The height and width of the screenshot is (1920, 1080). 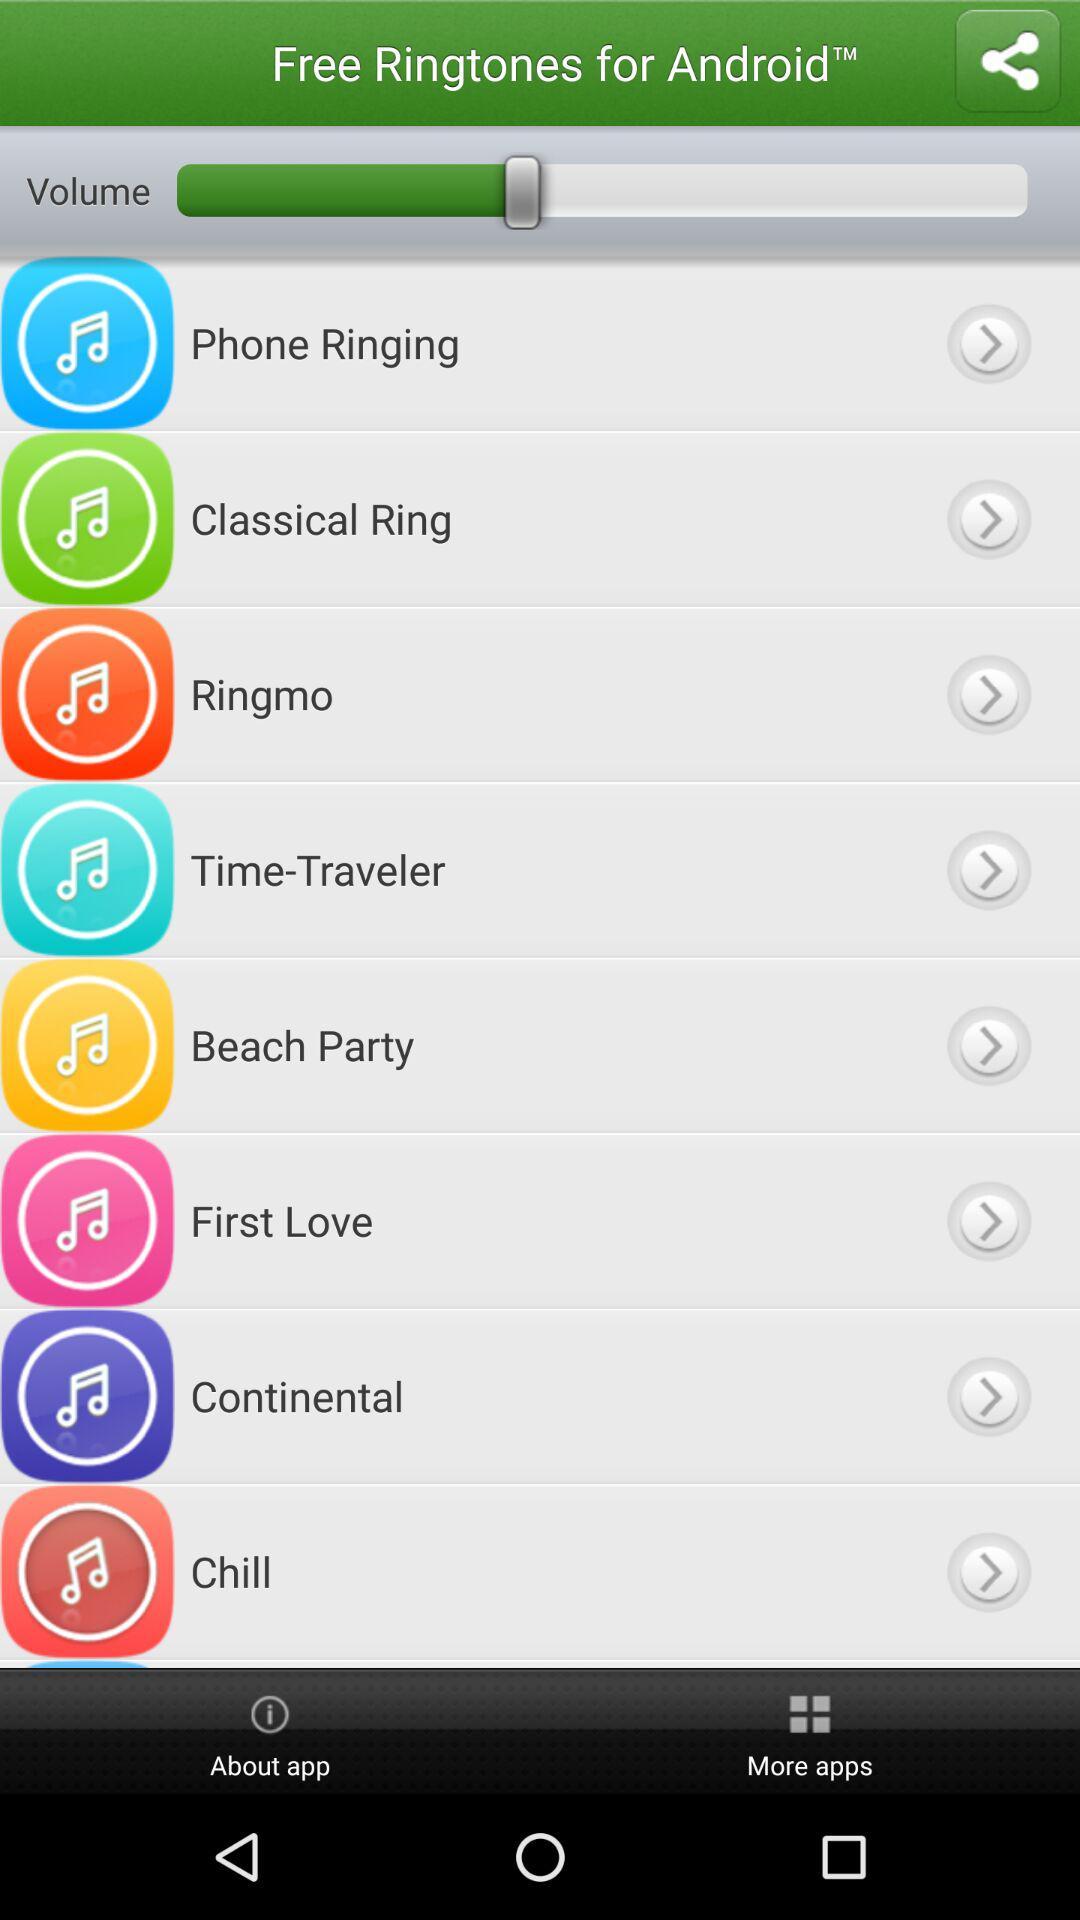 I want to click on music, so click(x=987, y=1395).